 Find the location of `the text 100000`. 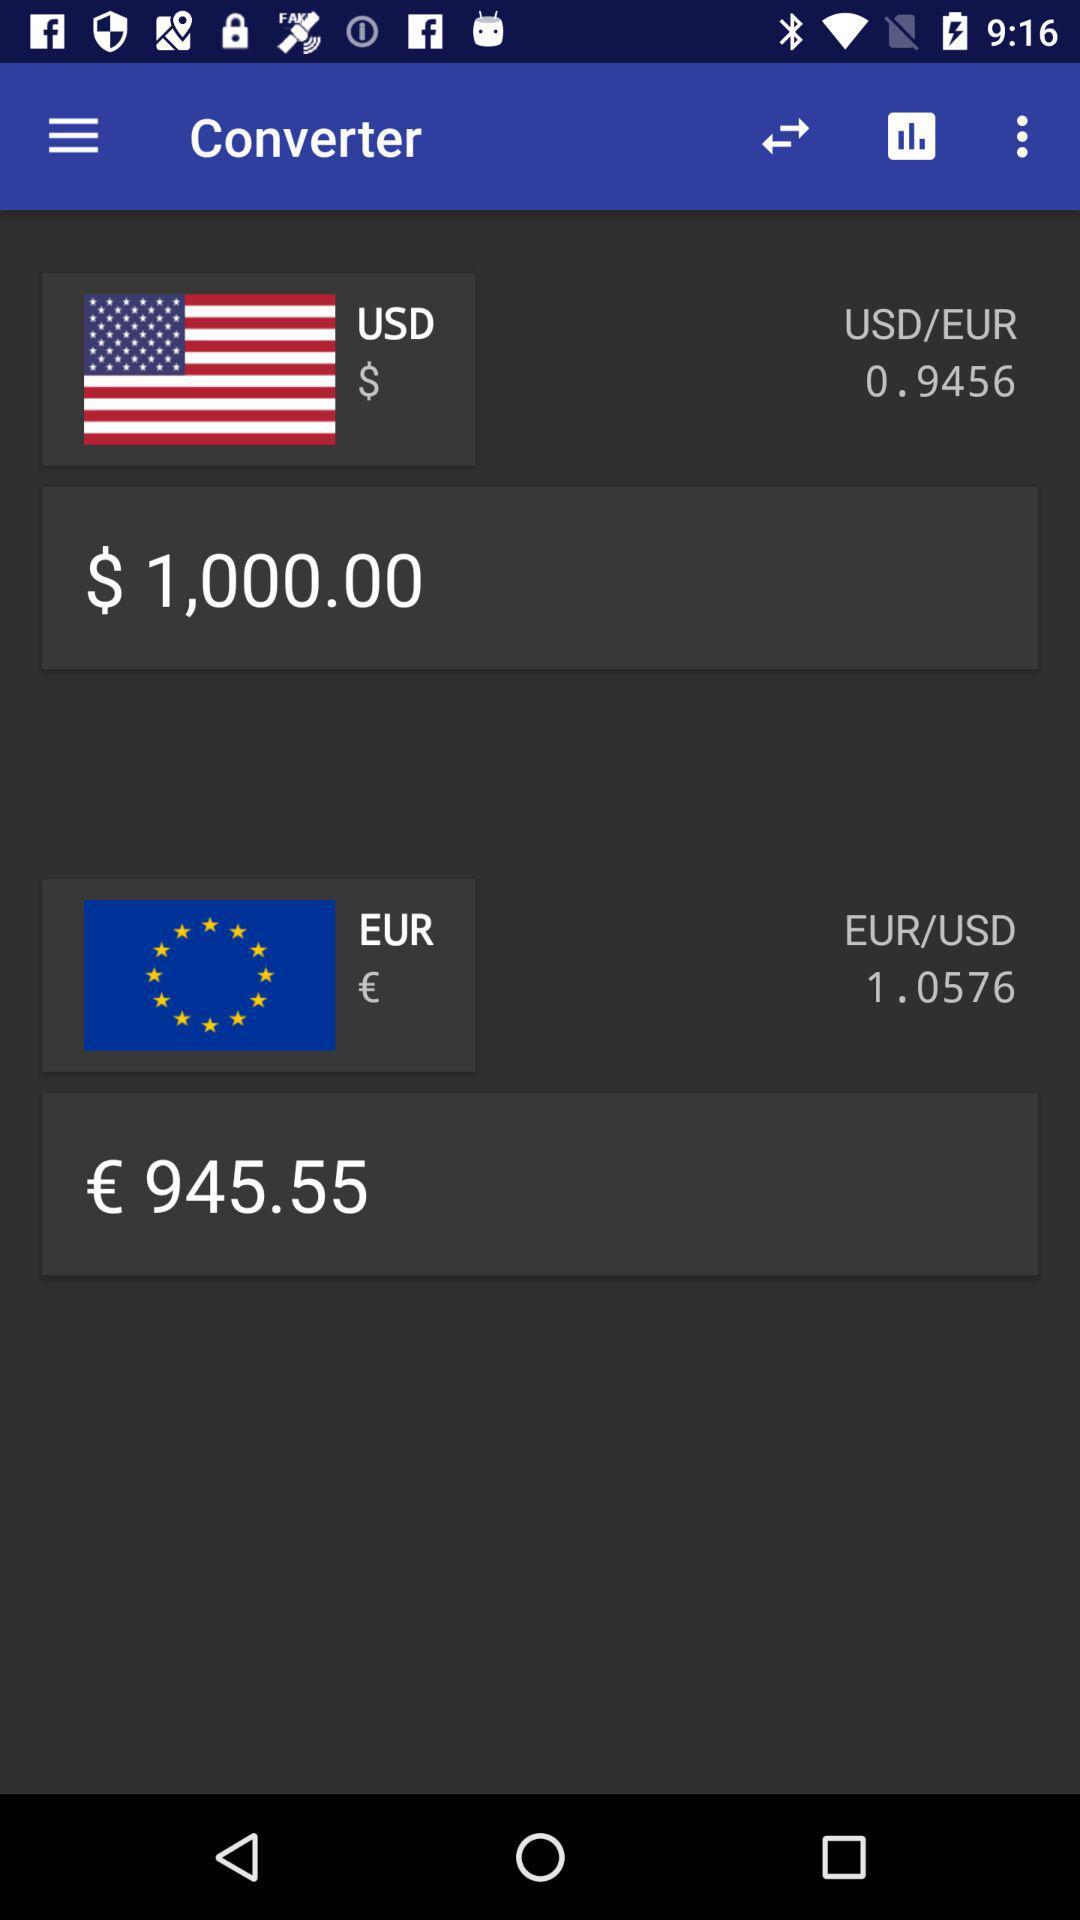

the text 100000 is located at coordinates (540, 576).